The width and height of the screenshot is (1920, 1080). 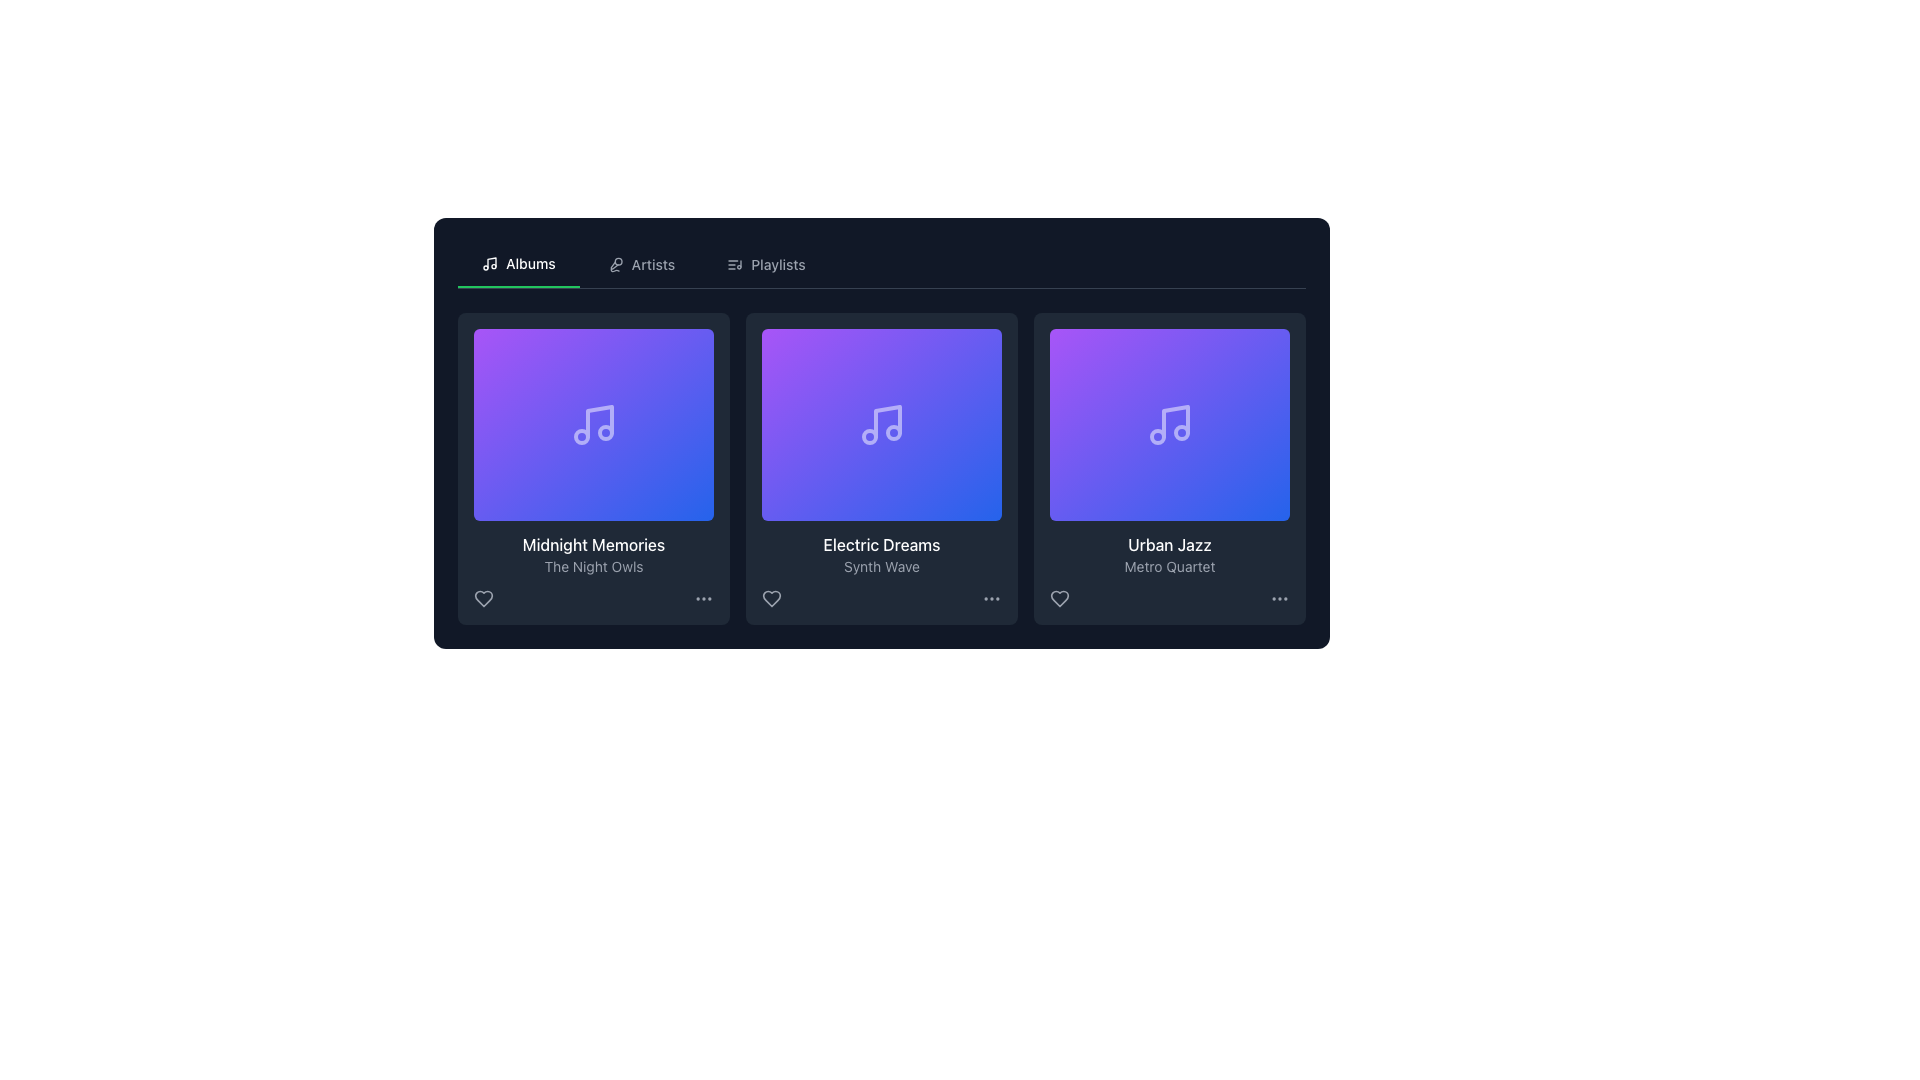 What do you see at coordinates (1170, 469) in the screenshot?
I see `the A card component representing 'Urban Jazz' in the grid layout to trigger hover effects` at bounding box center [1170, 469].